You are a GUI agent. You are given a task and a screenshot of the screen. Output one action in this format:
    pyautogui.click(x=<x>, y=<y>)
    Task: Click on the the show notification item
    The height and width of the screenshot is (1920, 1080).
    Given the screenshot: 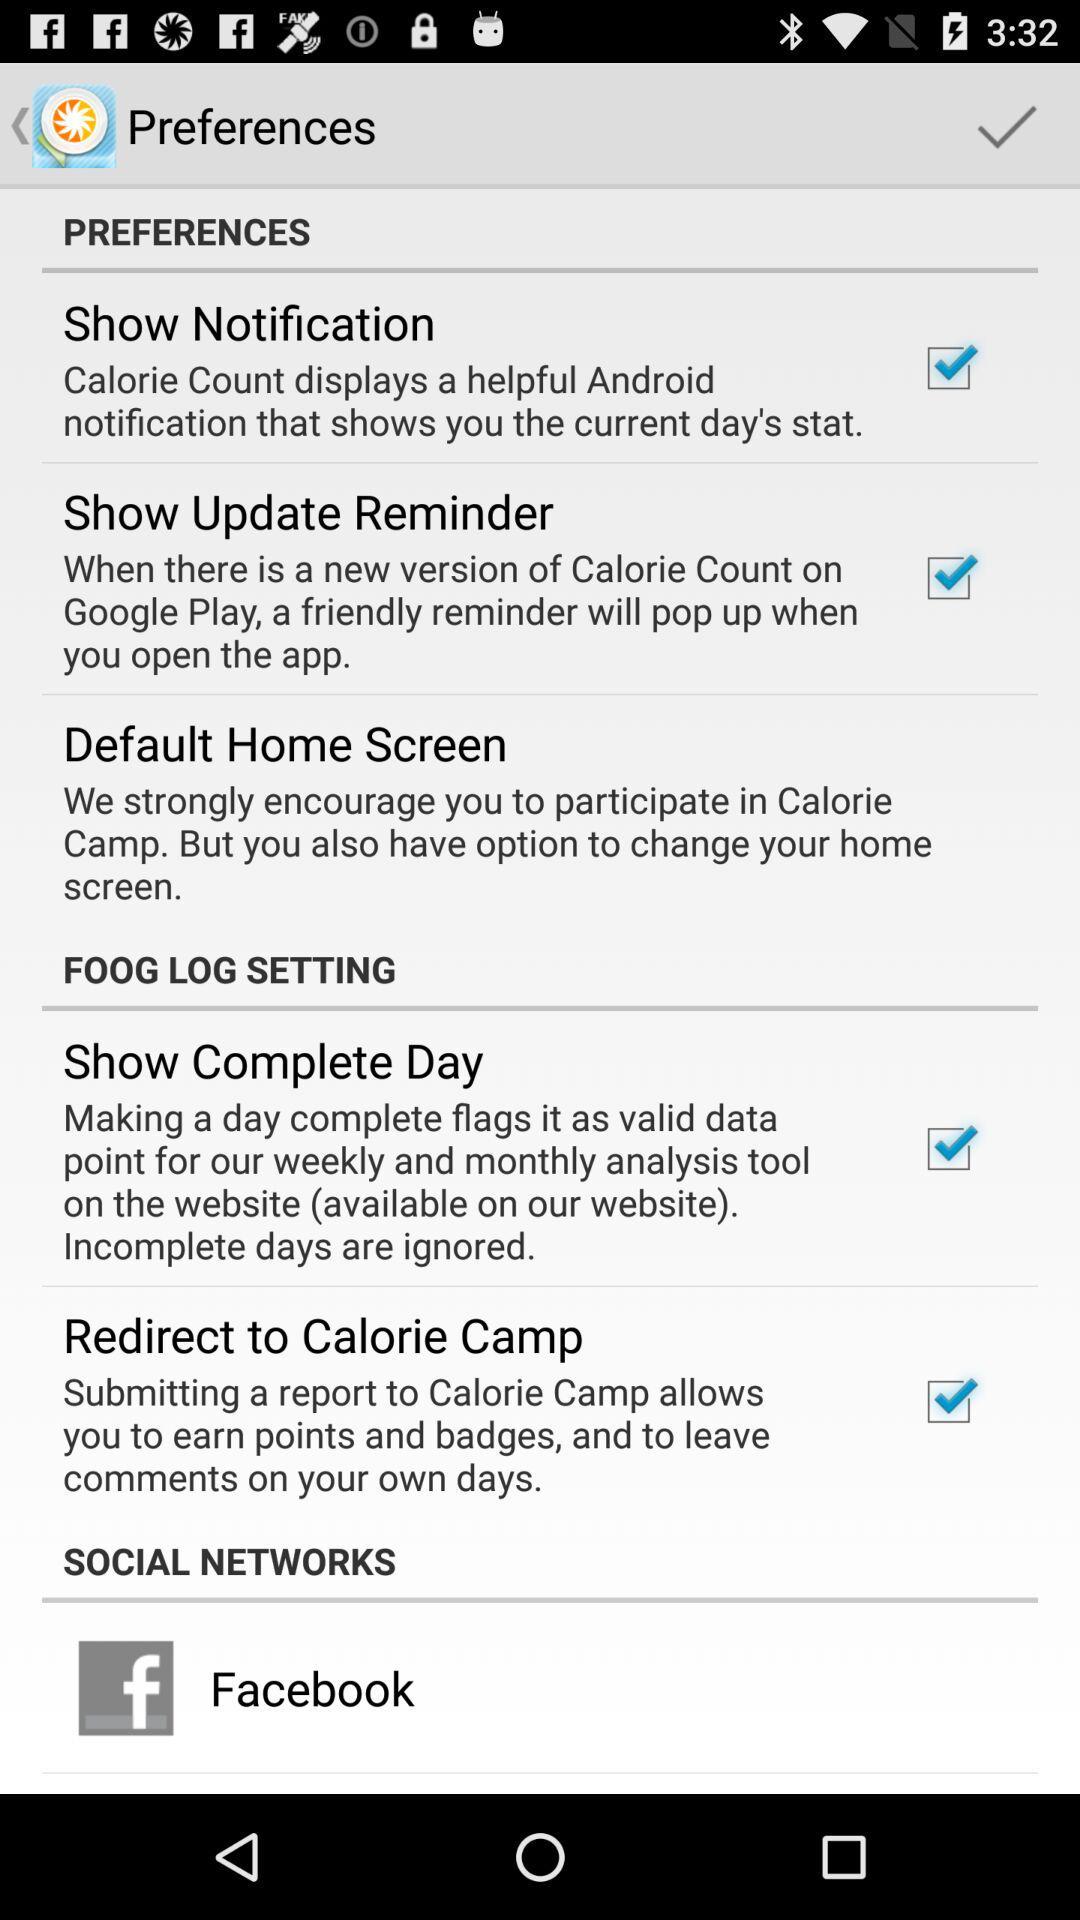 What is the action you would take?
    pyautogui.click(x=248, y=322)
    